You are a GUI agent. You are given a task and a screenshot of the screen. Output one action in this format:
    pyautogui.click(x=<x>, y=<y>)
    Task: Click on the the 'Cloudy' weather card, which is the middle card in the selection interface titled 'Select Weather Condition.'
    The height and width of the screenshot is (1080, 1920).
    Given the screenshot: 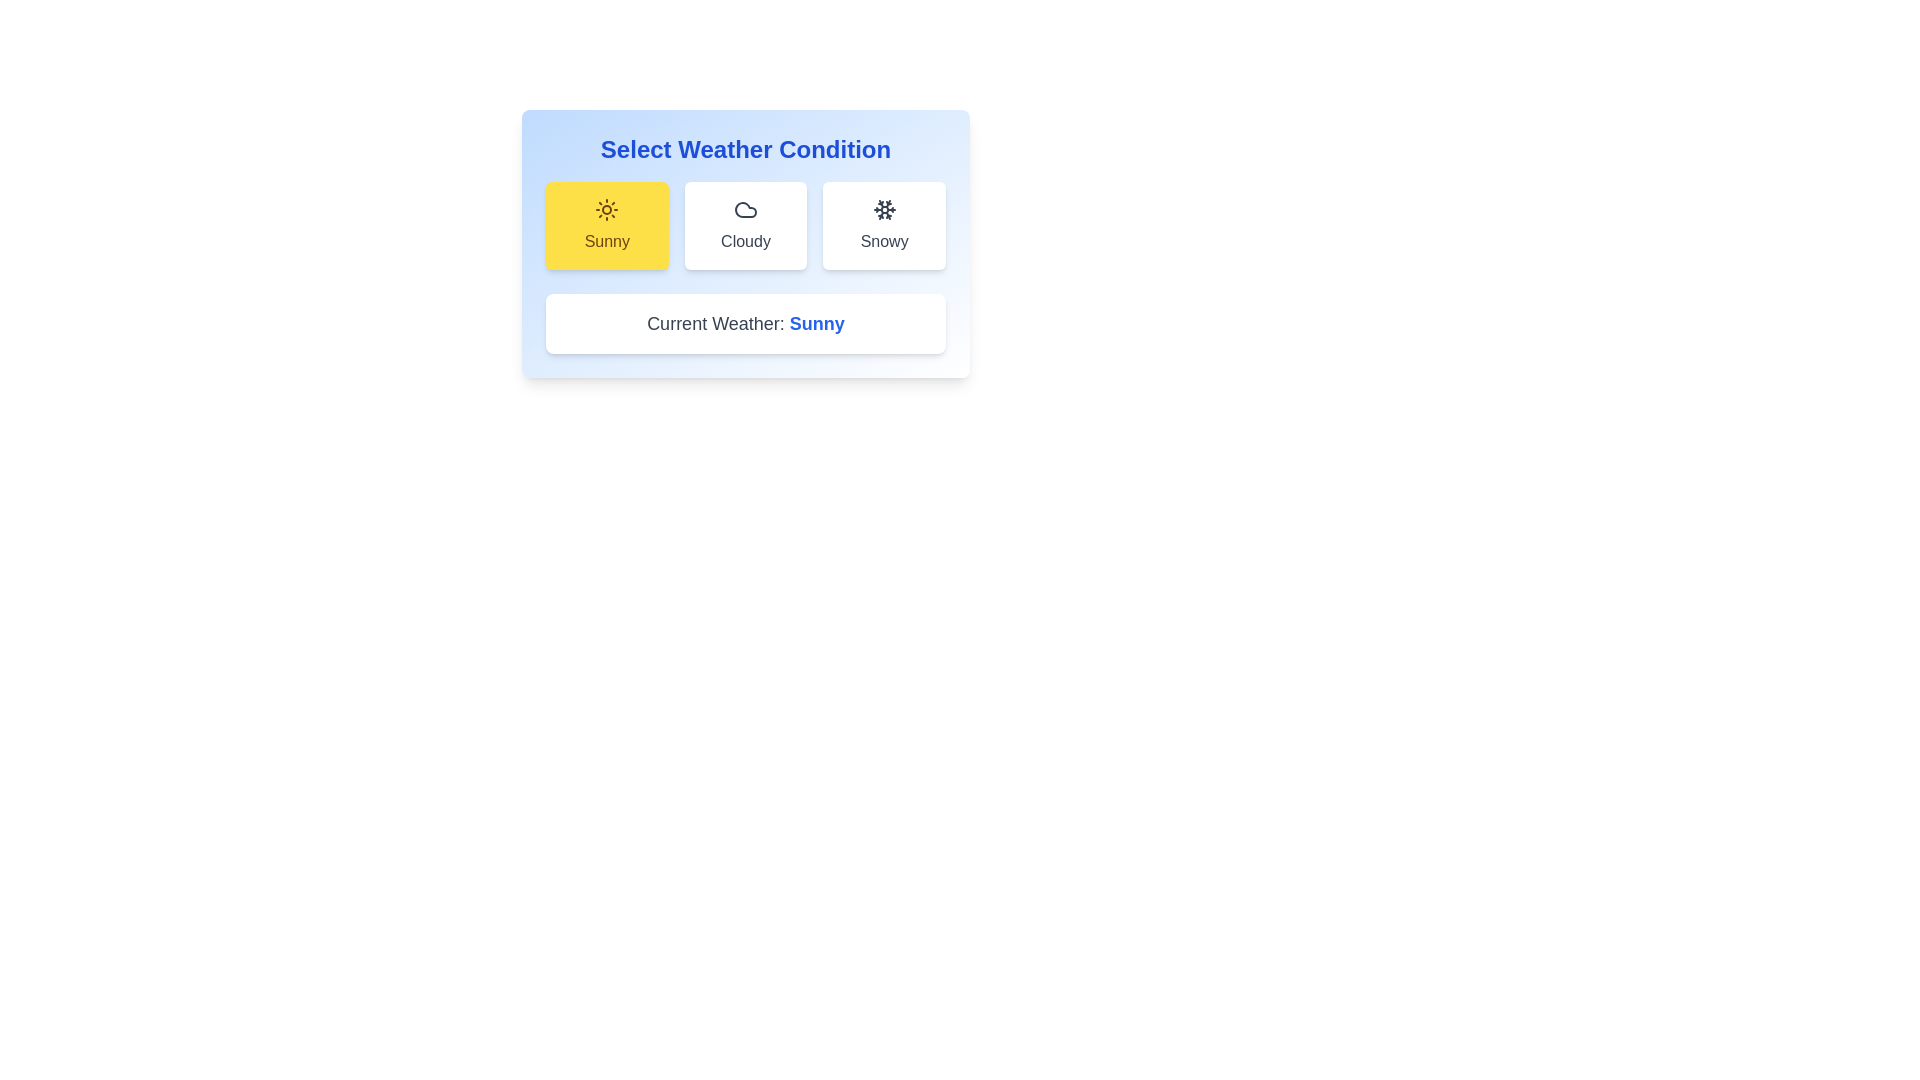 What is the action you would take?
    pyautogui.click(x=744, y=242)
    